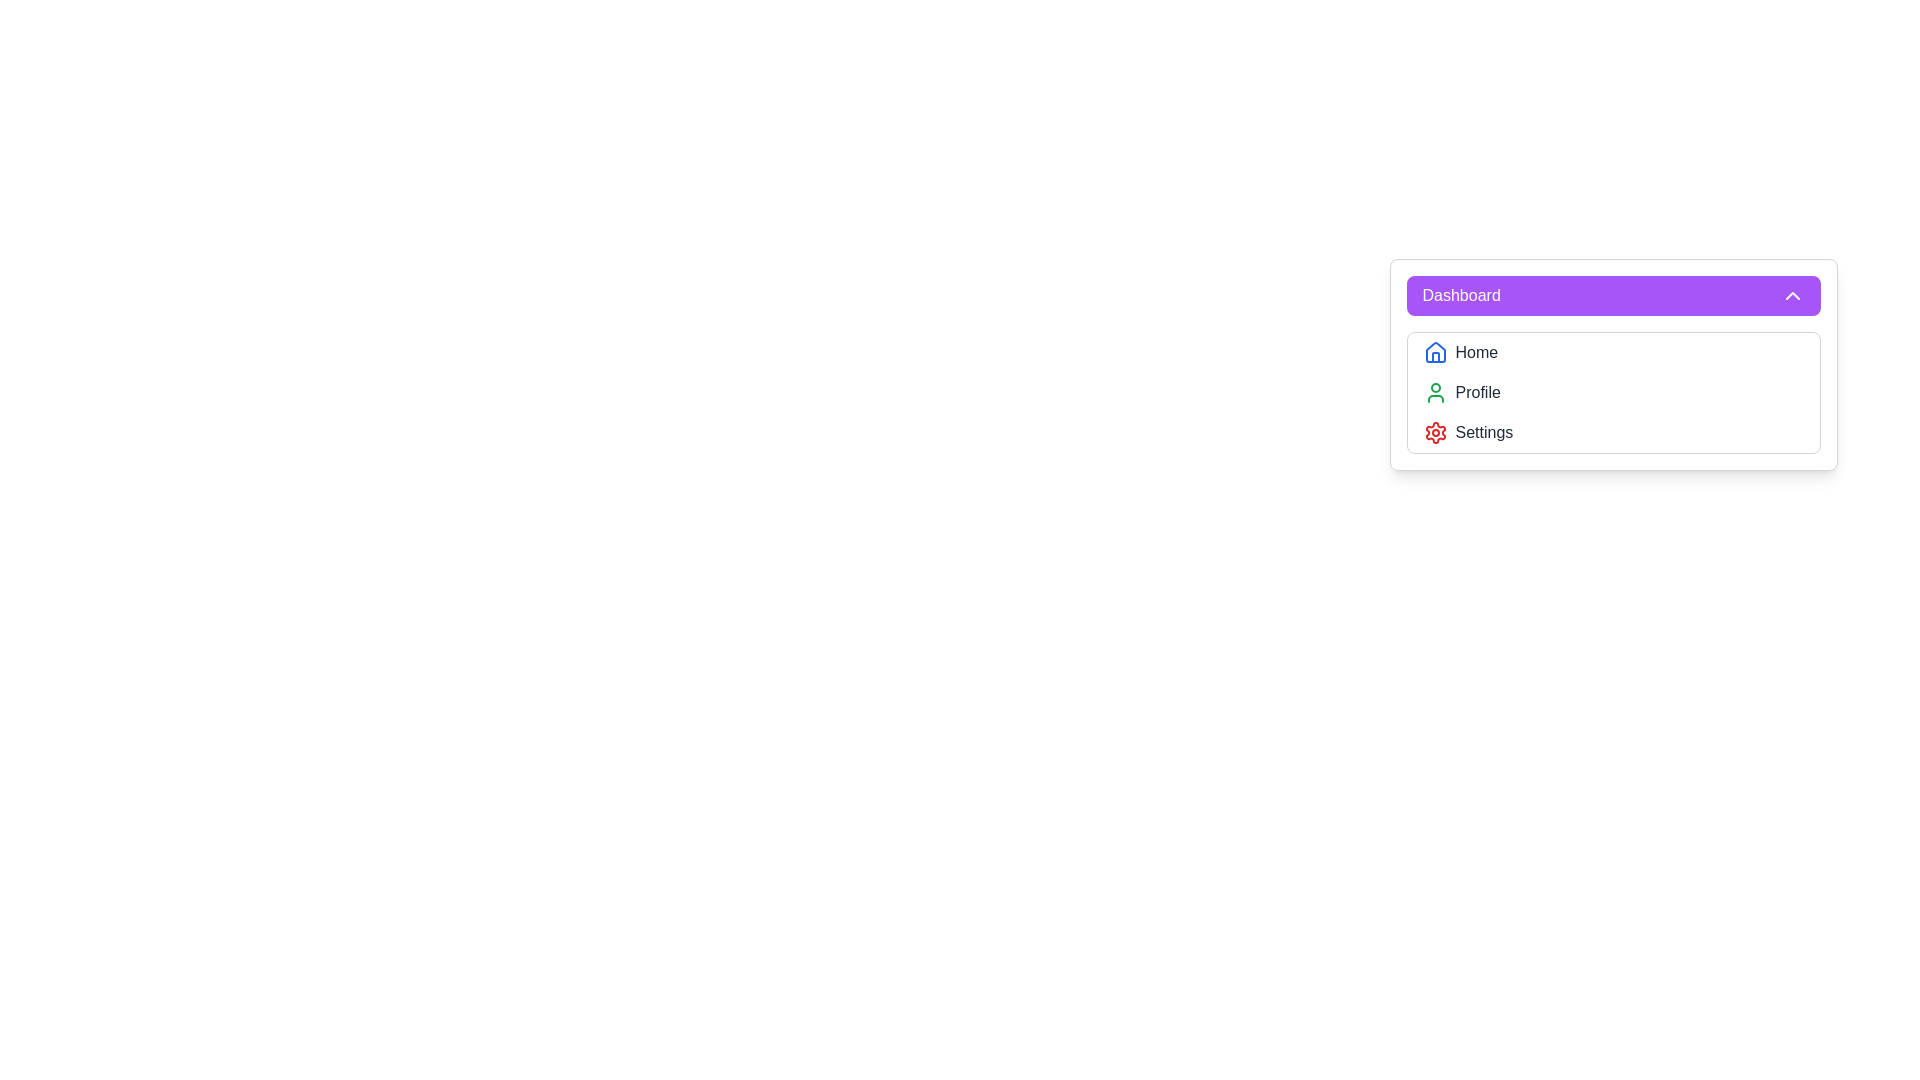 The height and width of the screenshot is (1080, 1920). I want to click on the settings link located under the purple header labeled 'Dashboard', which is the third item in the vertical list beneath 'Home' and 'Profile', so click(1484, 431).